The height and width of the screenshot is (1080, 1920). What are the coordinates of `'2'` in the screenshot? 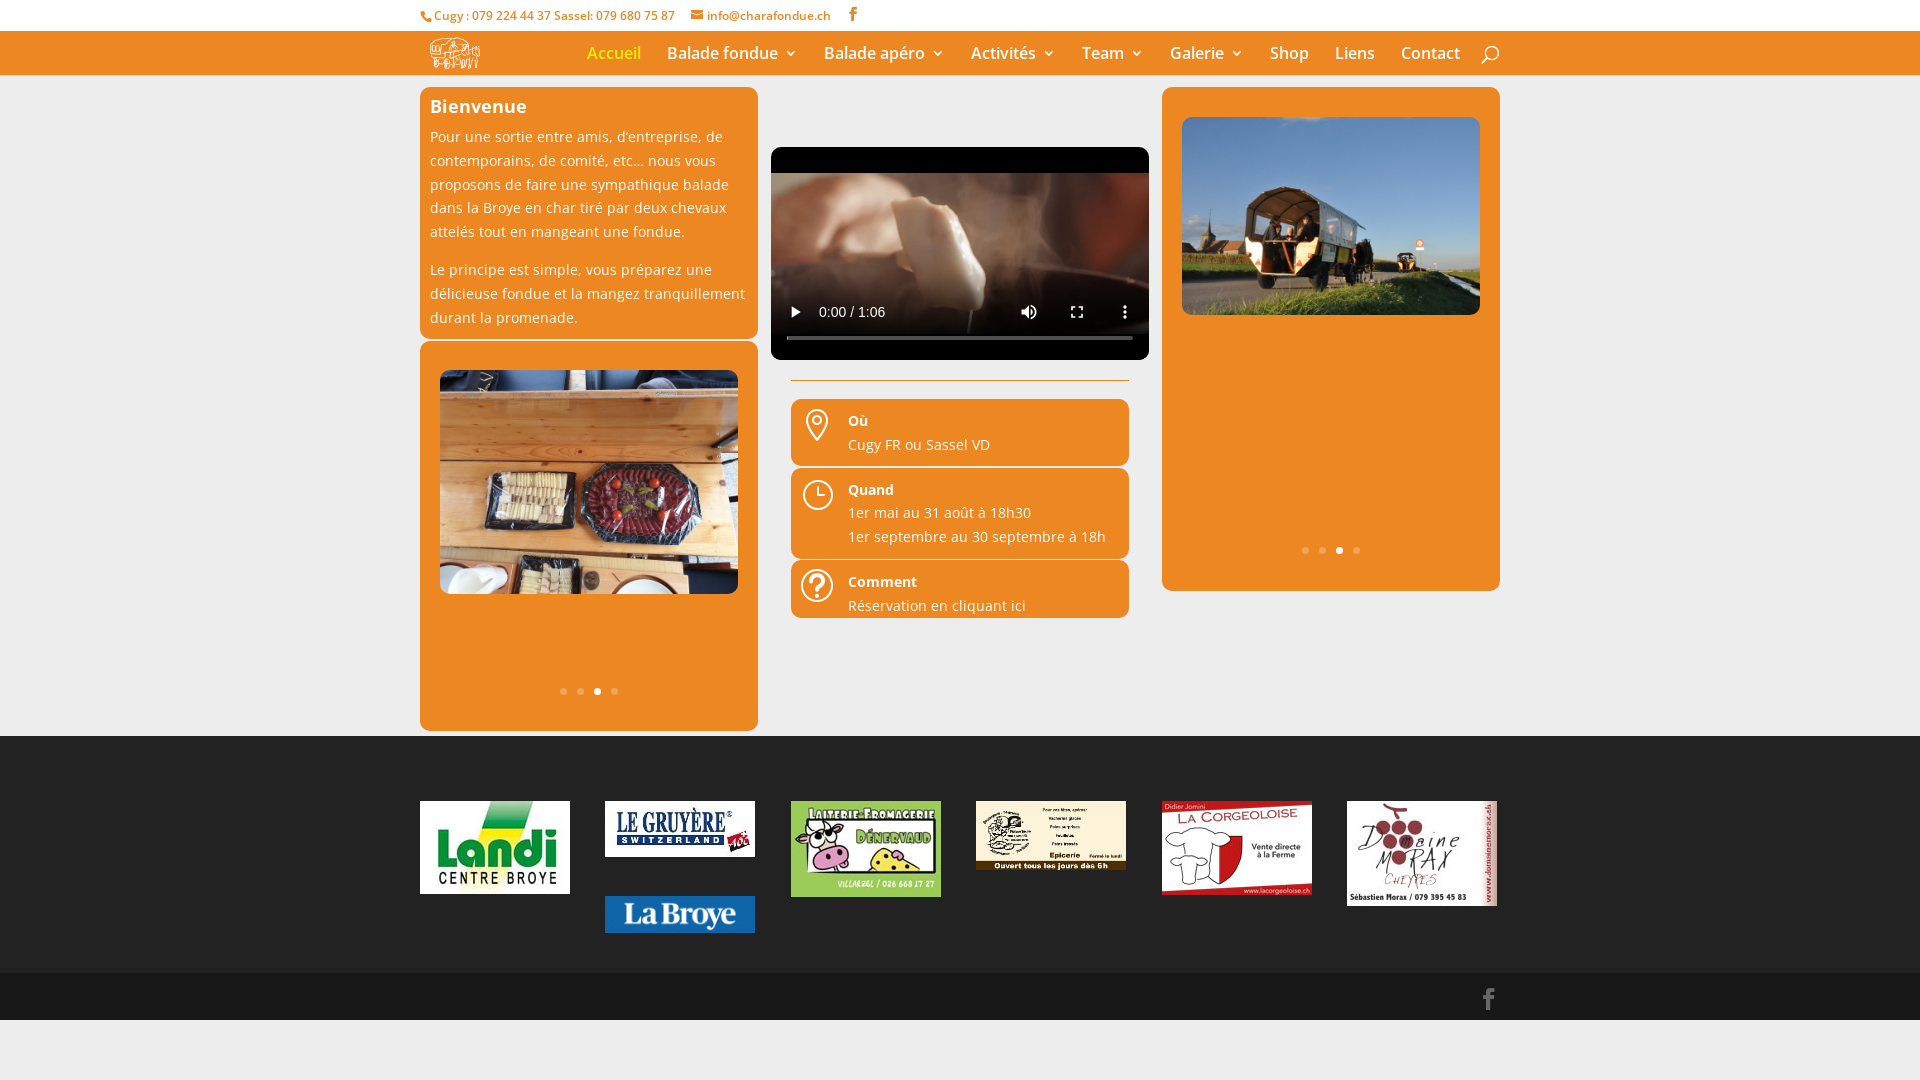 It's located at (1322, 550).